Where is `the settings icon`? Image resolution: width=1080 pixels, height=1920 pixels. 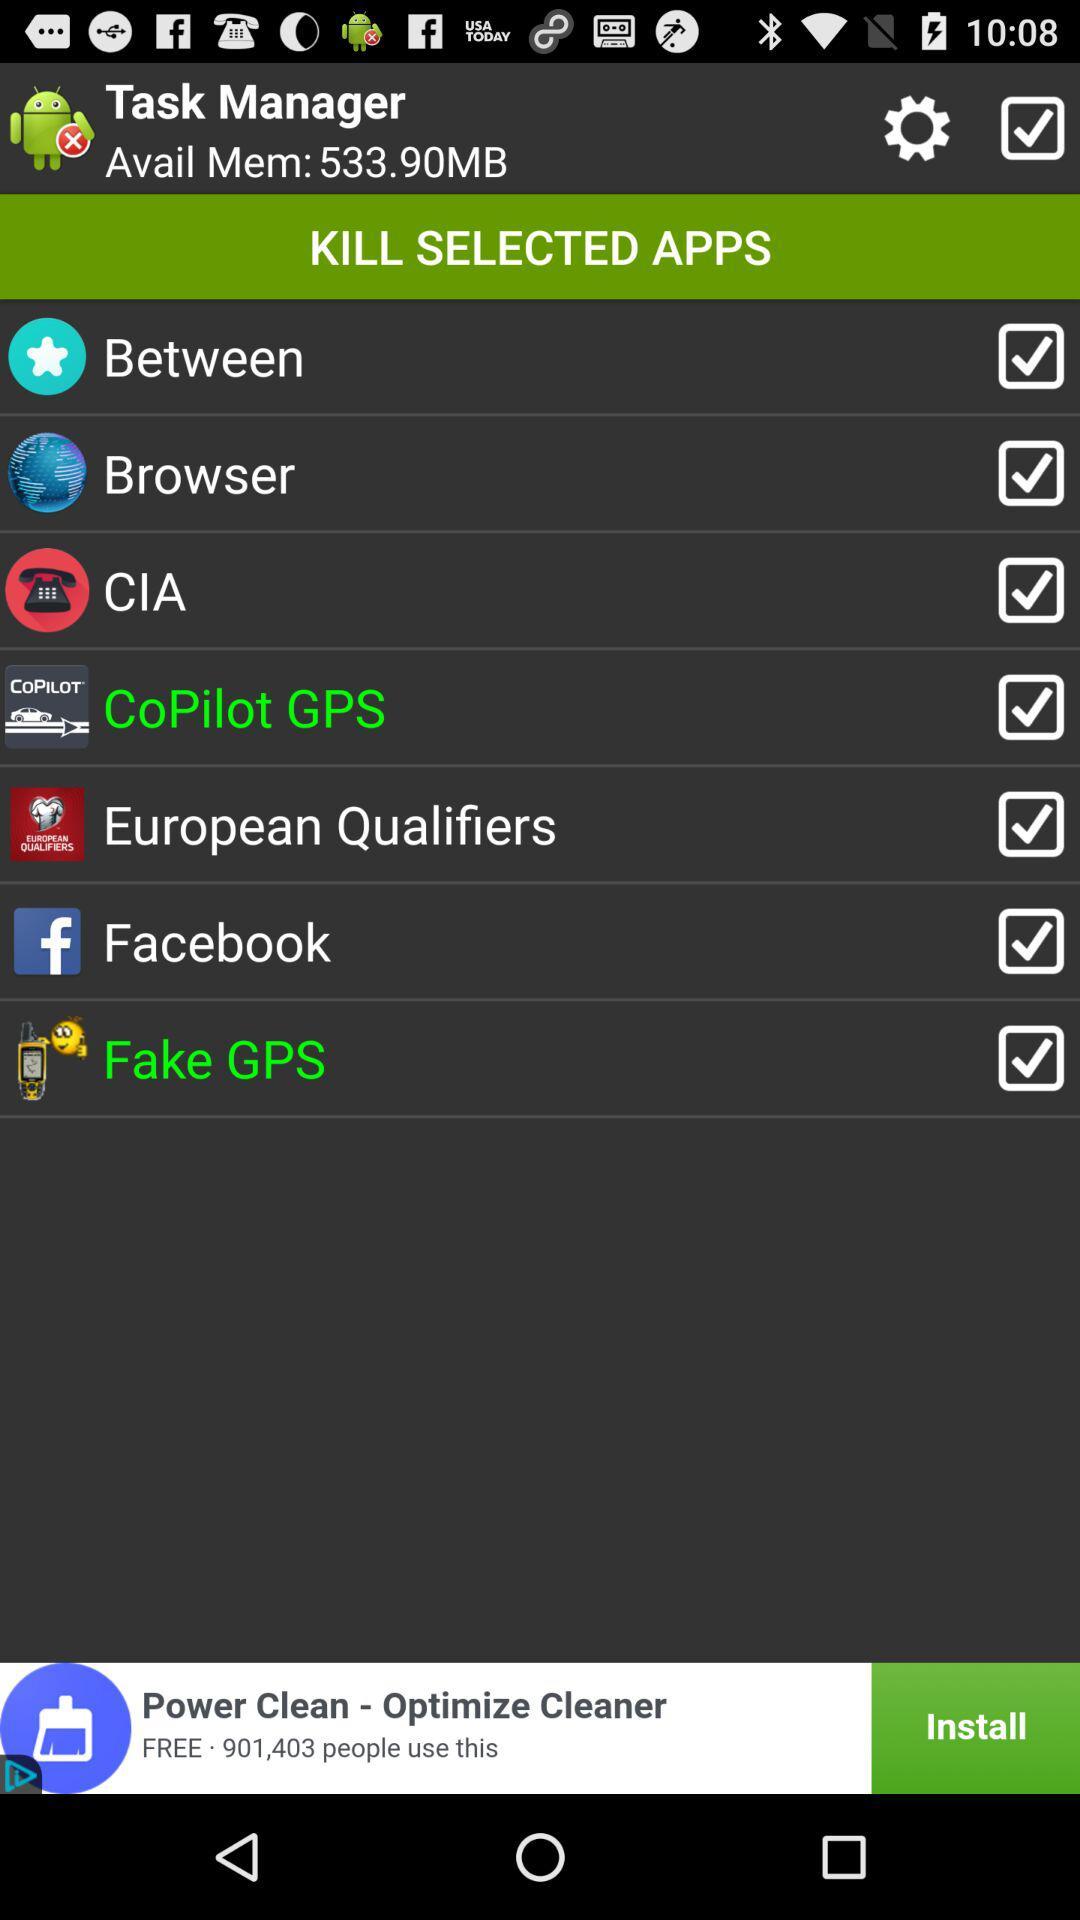 the settings icon is located at coordinates (922, 136).